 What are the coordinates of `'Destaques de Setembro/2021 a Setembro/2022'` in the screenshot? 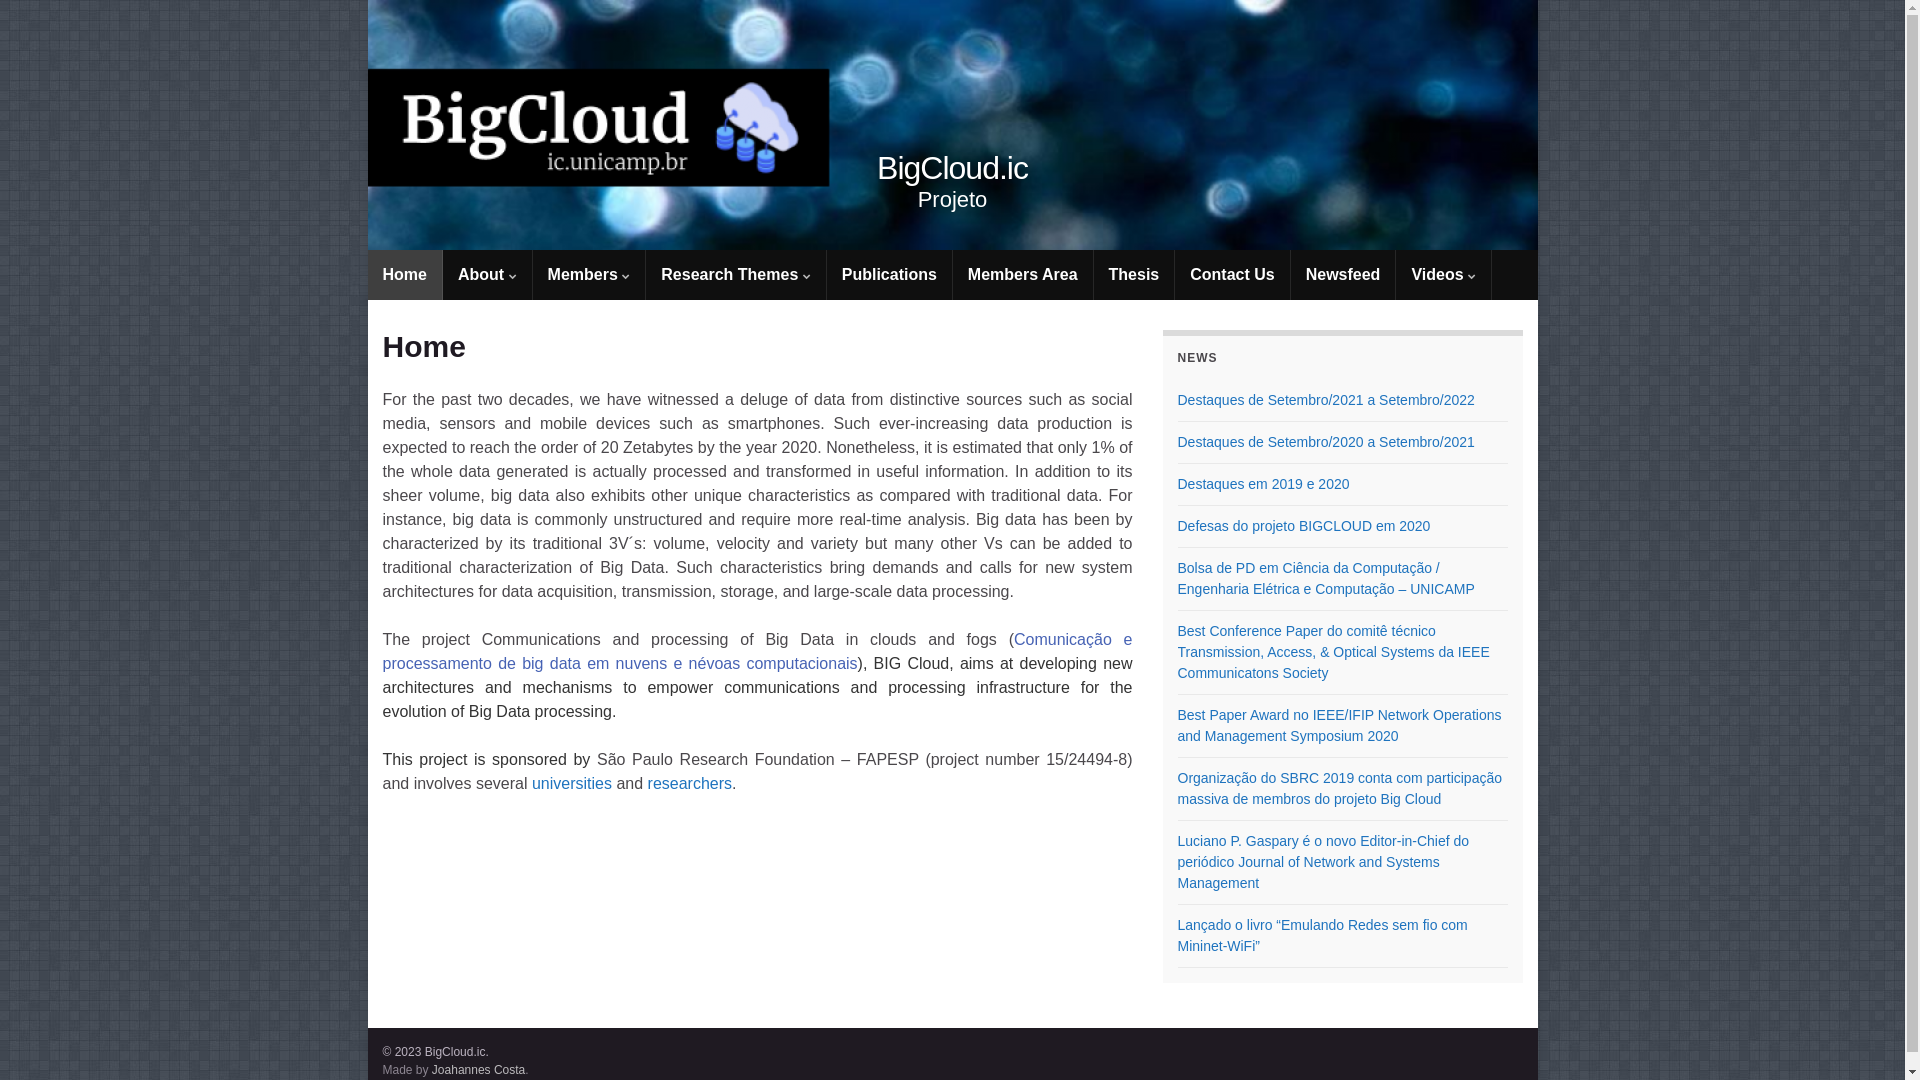 It's located at (1326, 400).